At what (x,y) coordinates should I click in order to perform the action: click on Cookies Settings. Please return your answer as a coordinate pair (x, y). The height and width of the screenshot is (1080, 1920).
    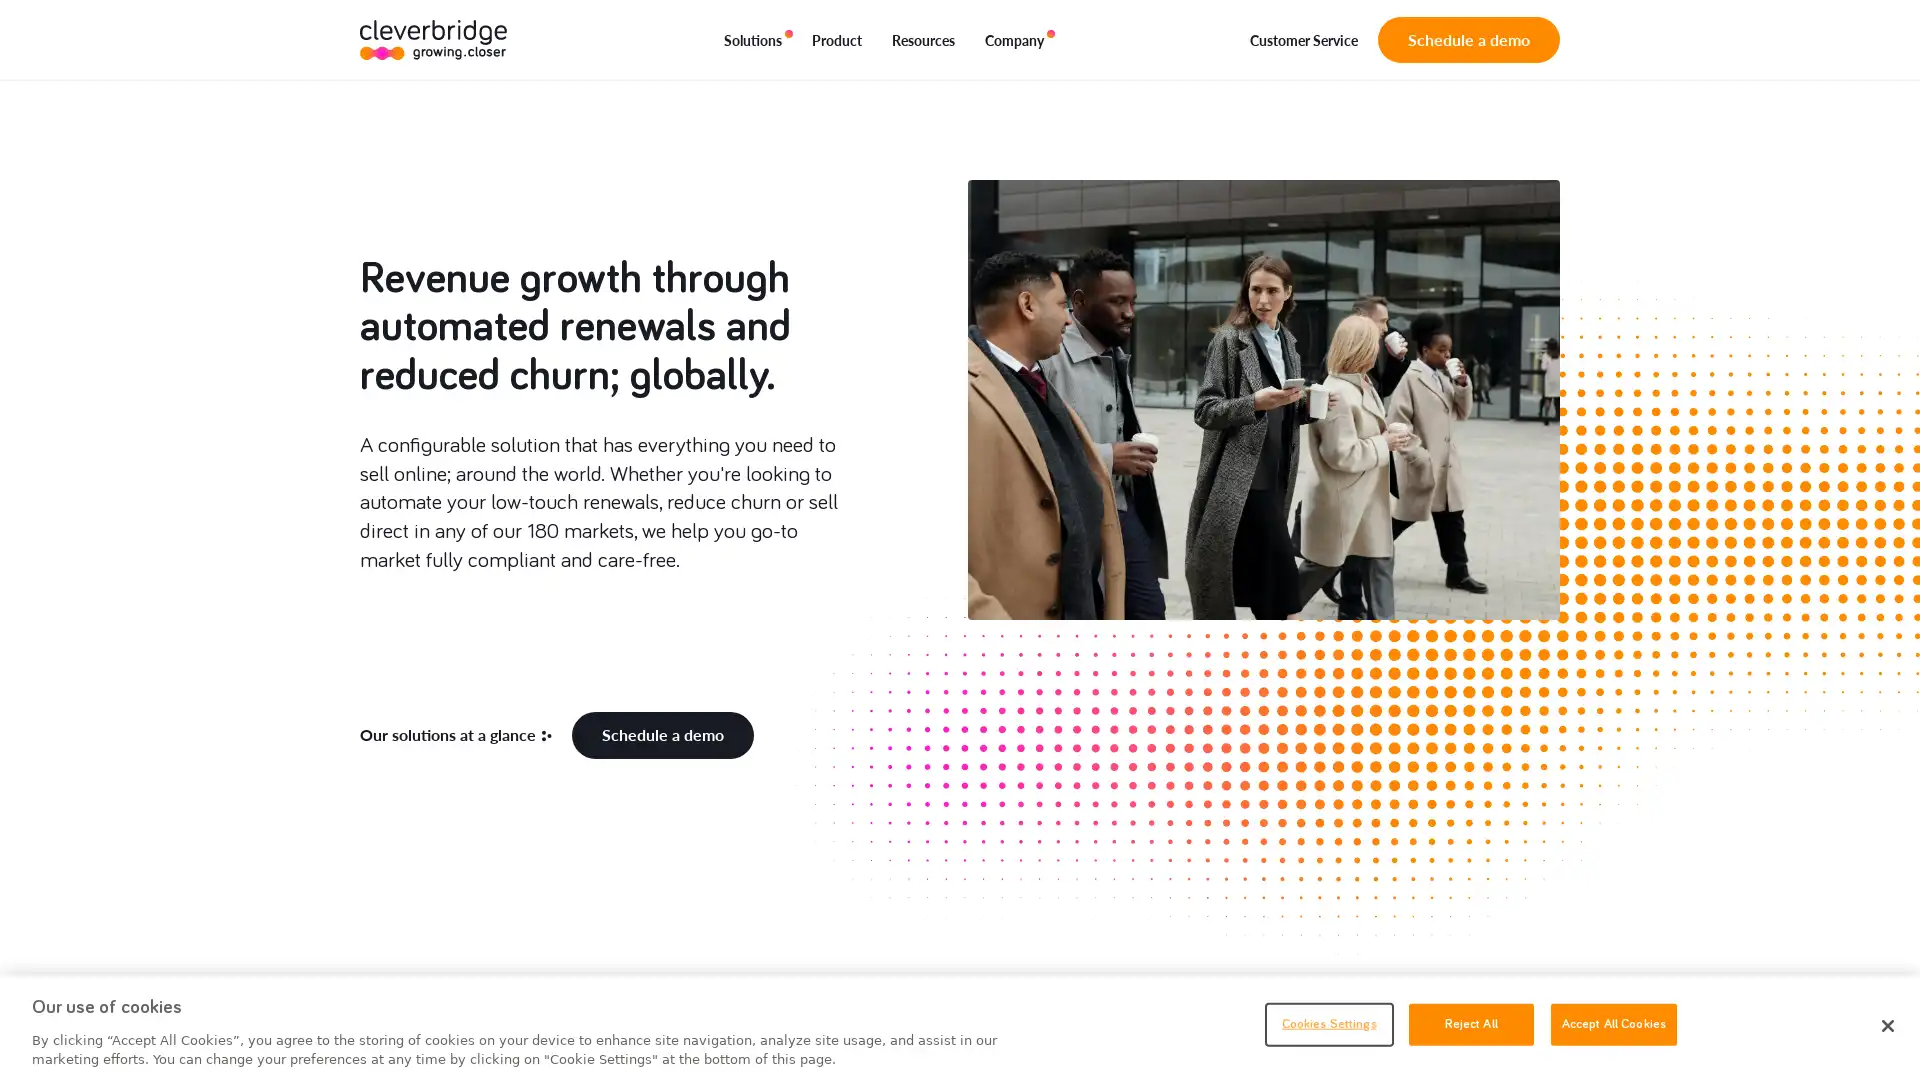
    Looking at the image, I should click on (1328, 1023).